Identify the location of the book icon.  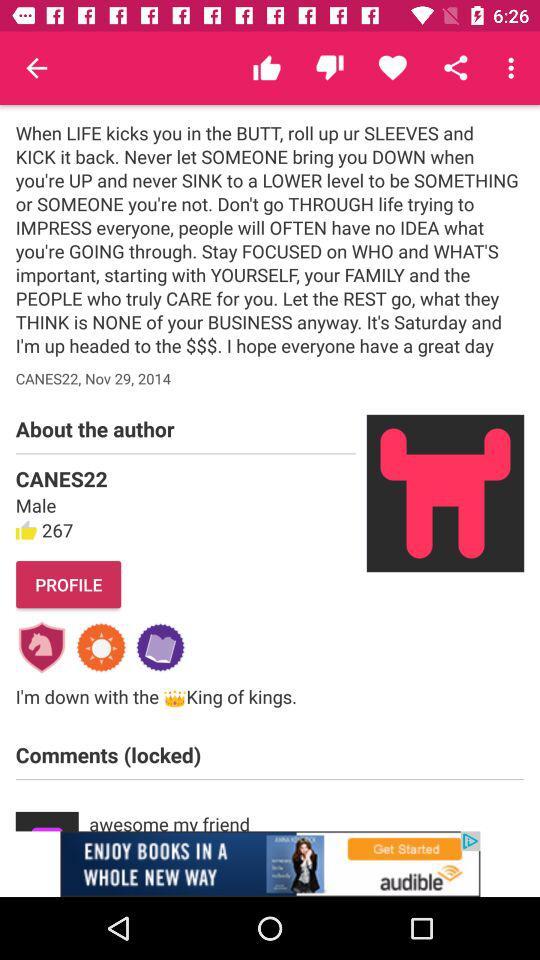
(159, 646).